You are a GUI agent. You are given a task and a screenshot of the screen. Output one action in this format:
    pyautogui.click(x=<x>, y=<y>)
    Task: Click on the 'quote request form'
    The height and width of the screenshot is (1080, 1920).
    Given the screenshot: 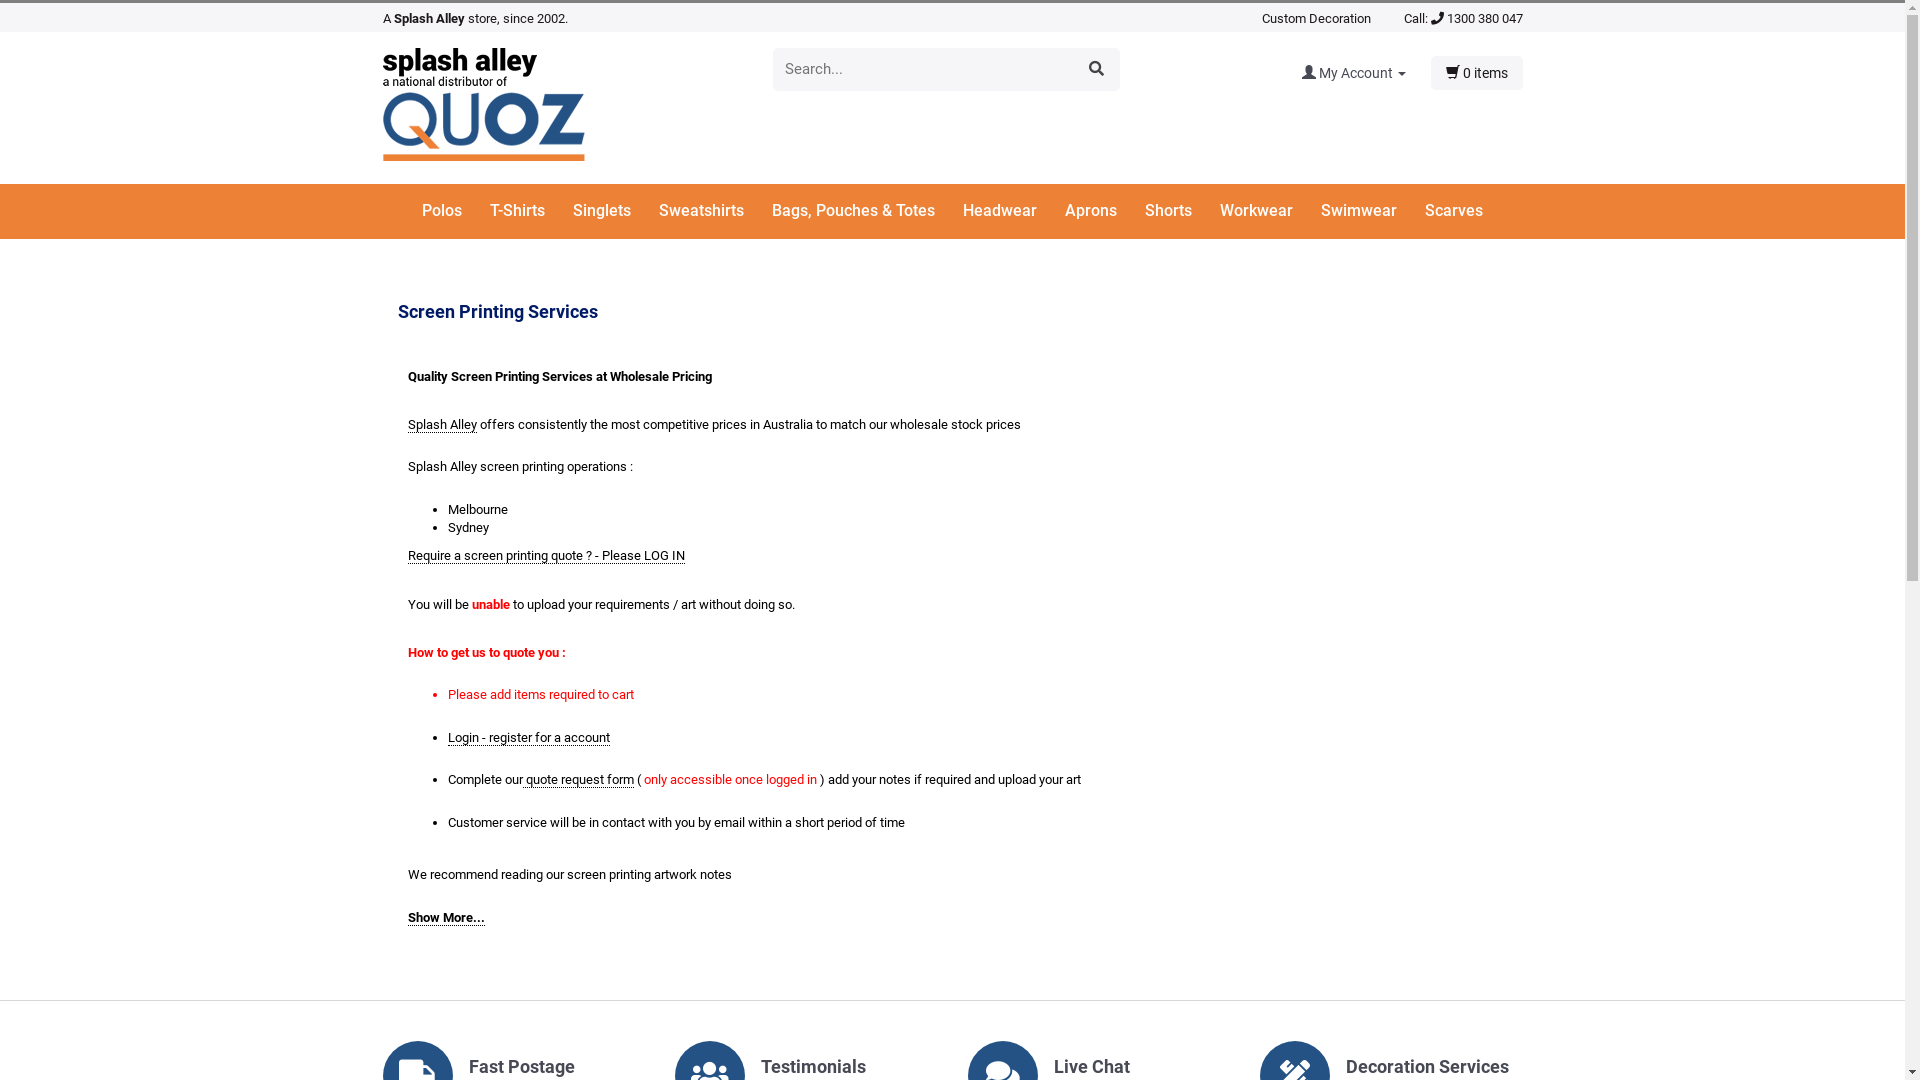 What is the action you would take?
    pyautogui.click(x=522, y=778)
    